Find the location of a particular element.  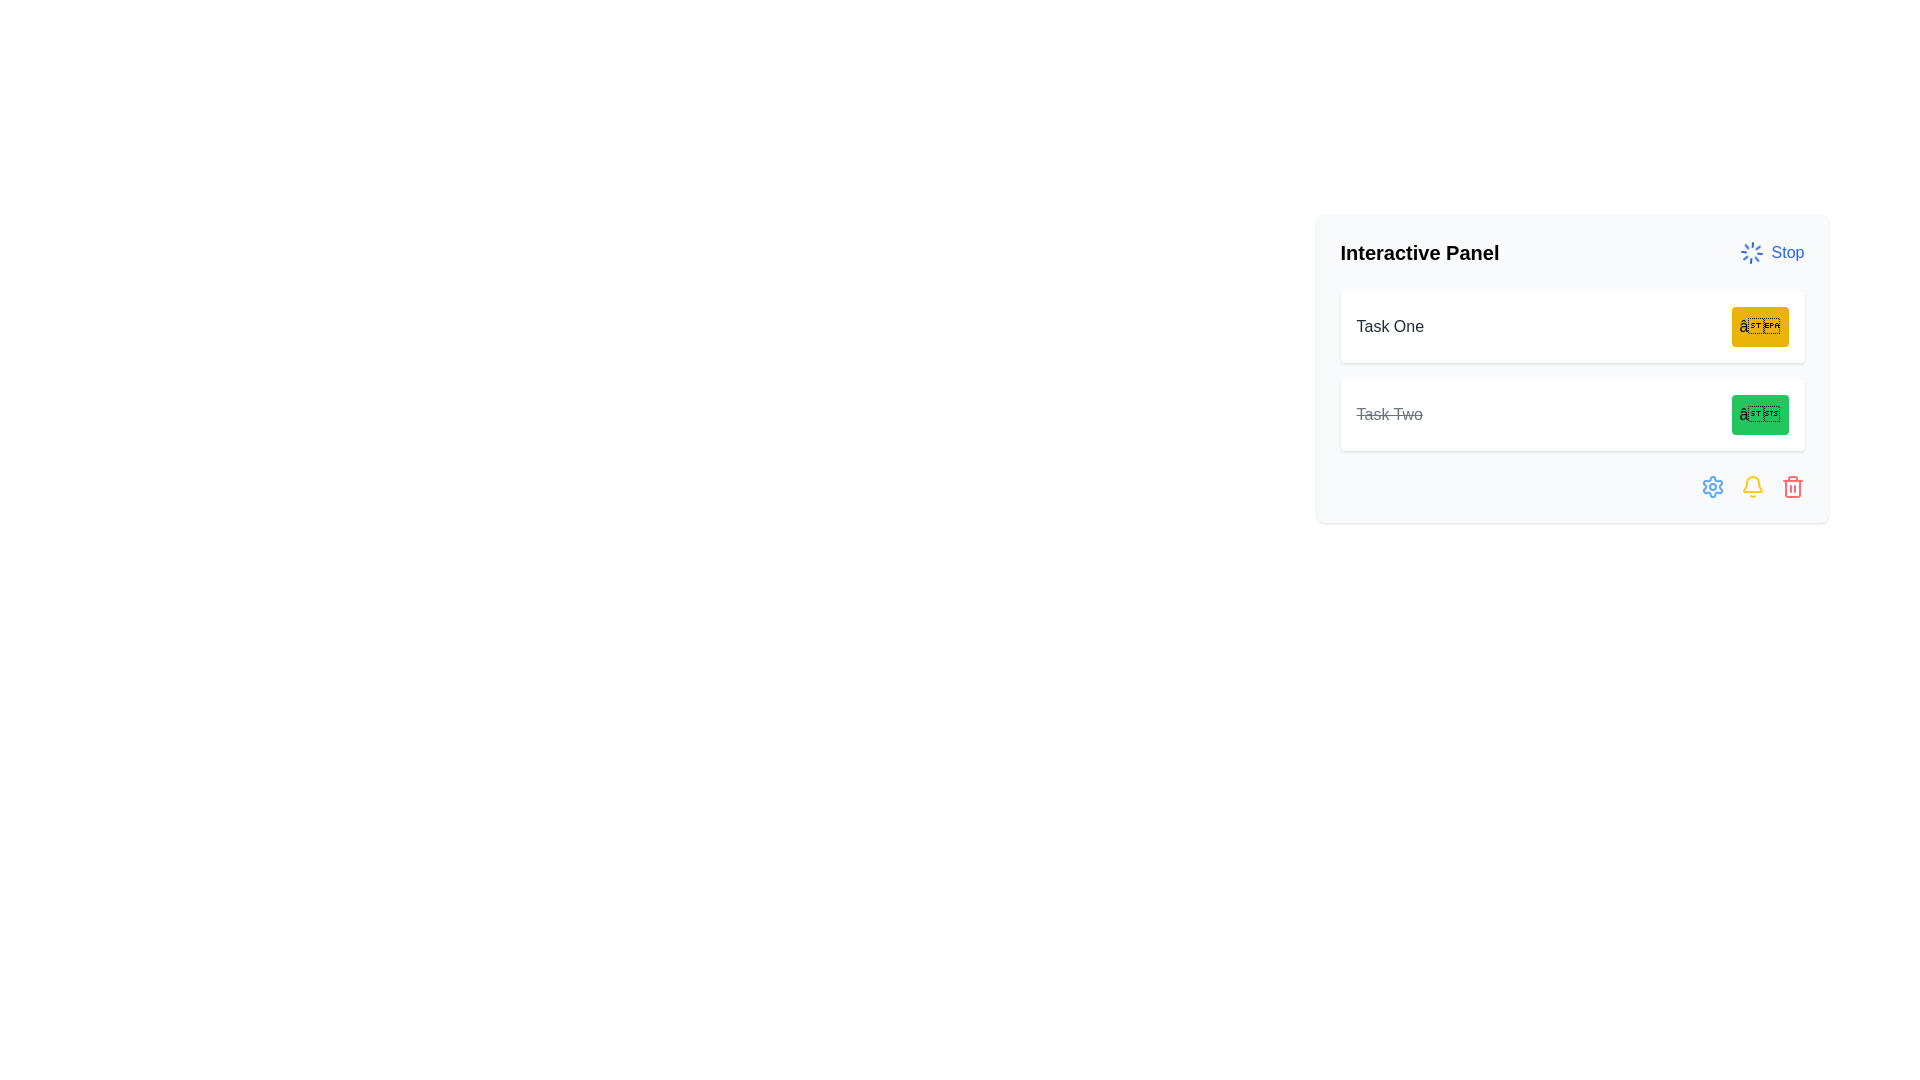

the small, rounded rectangle button with a green background containing a checkmark symbol ('✓') to mark the task as done is located at coordinates (1760, 414).